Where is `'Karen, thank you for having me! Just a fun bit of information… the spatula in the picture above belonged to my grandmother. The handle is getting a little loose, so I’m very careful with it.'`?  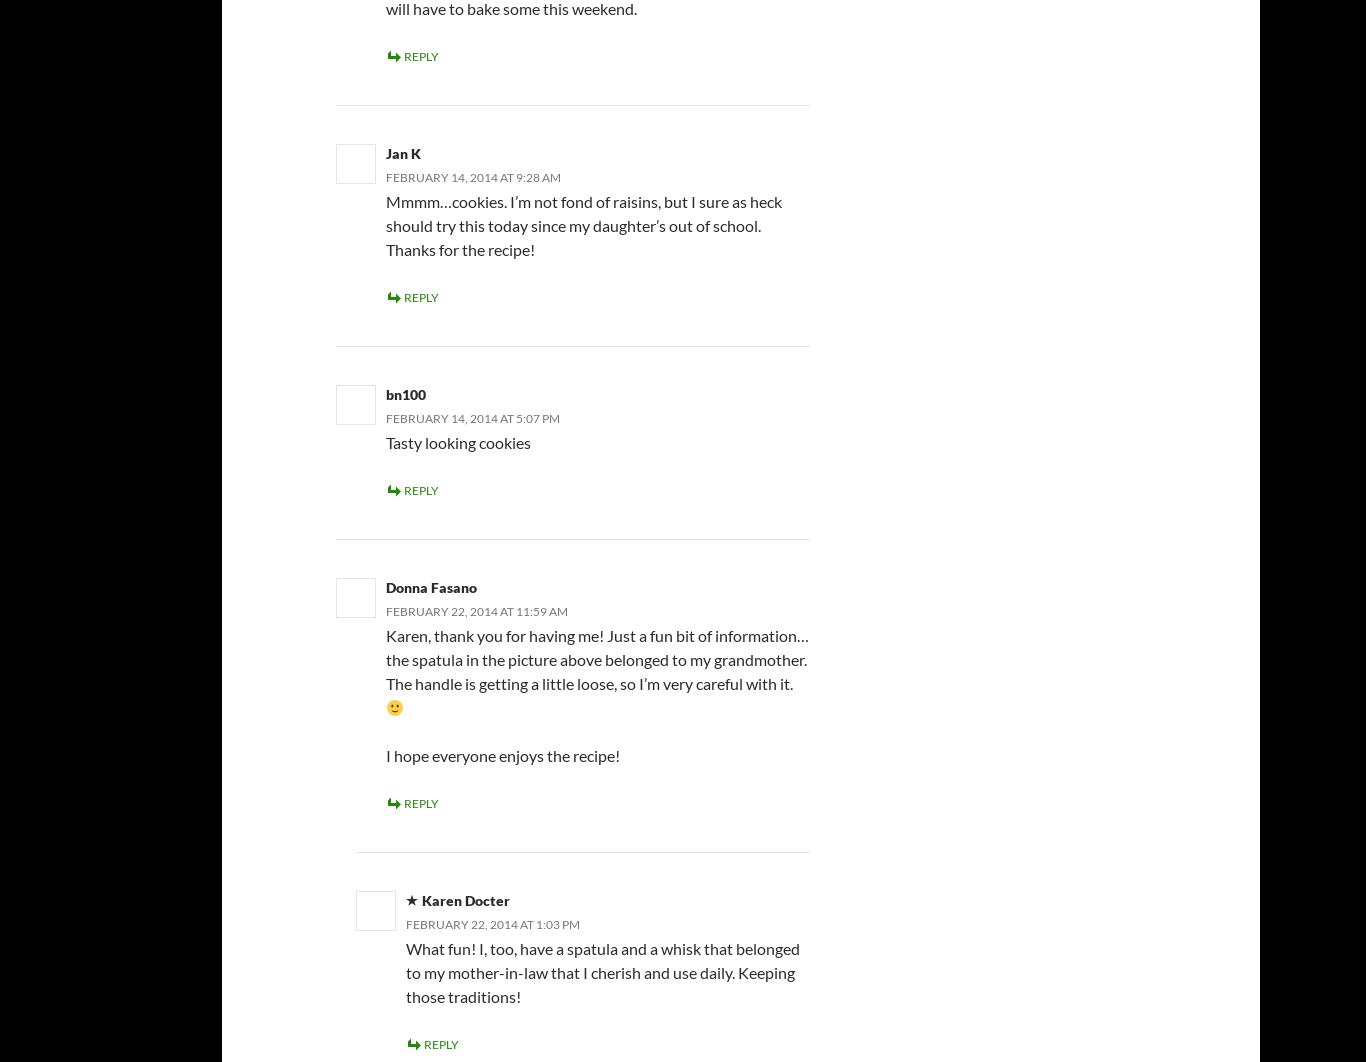 'Karen, thank you for having me! Just a fun bit of information… the spatula in the picture above belonged to my grandmother. The handle is getting a little loose, so I’m very careful with it.' is located at coordinates (596, 659).